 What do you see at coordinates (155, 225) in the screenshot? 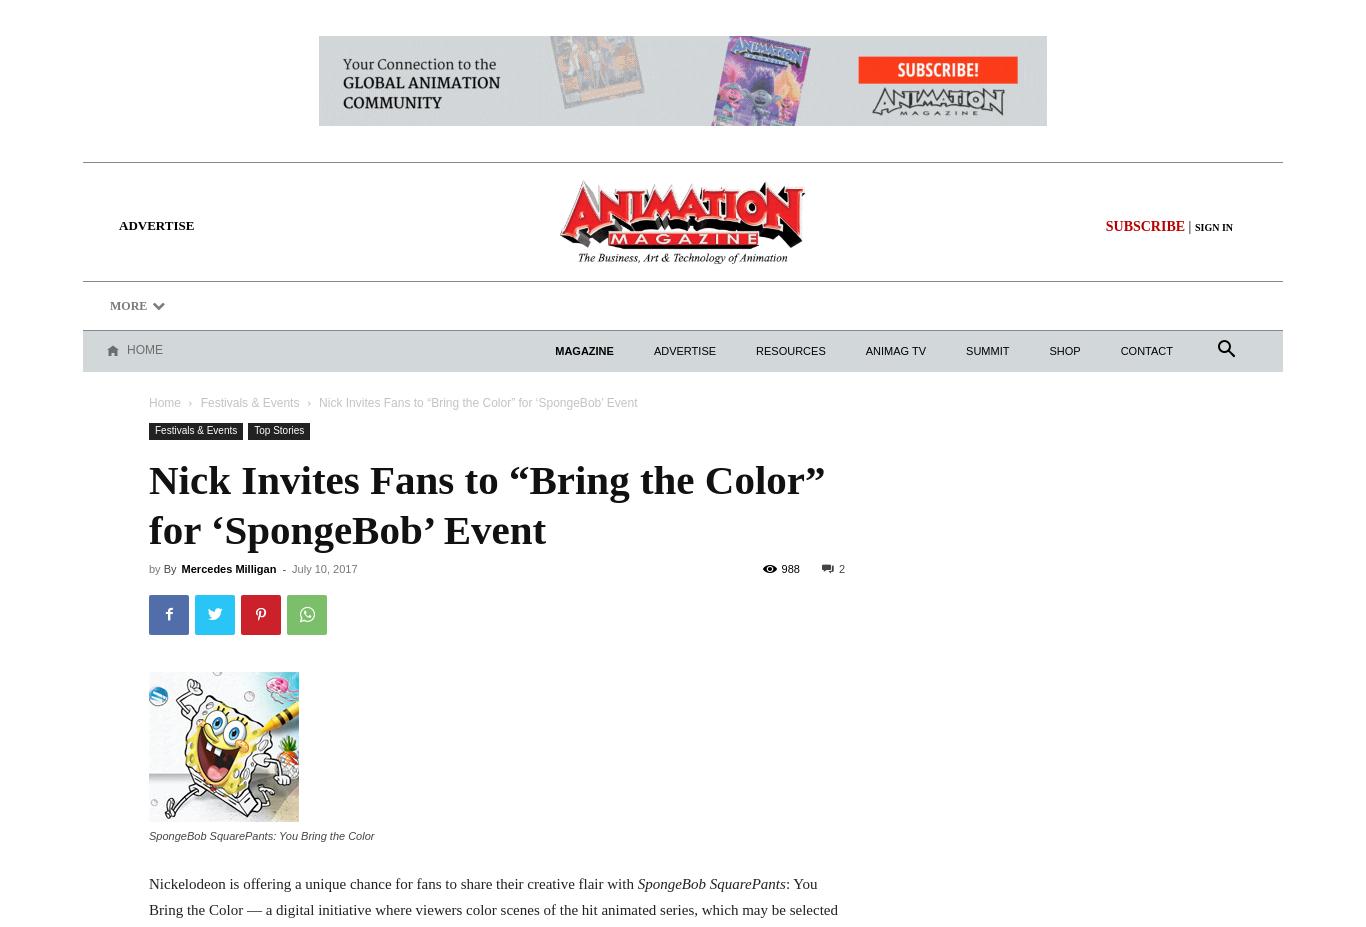
I see `'ADVERTISE'` at bounding box center [155, 225].